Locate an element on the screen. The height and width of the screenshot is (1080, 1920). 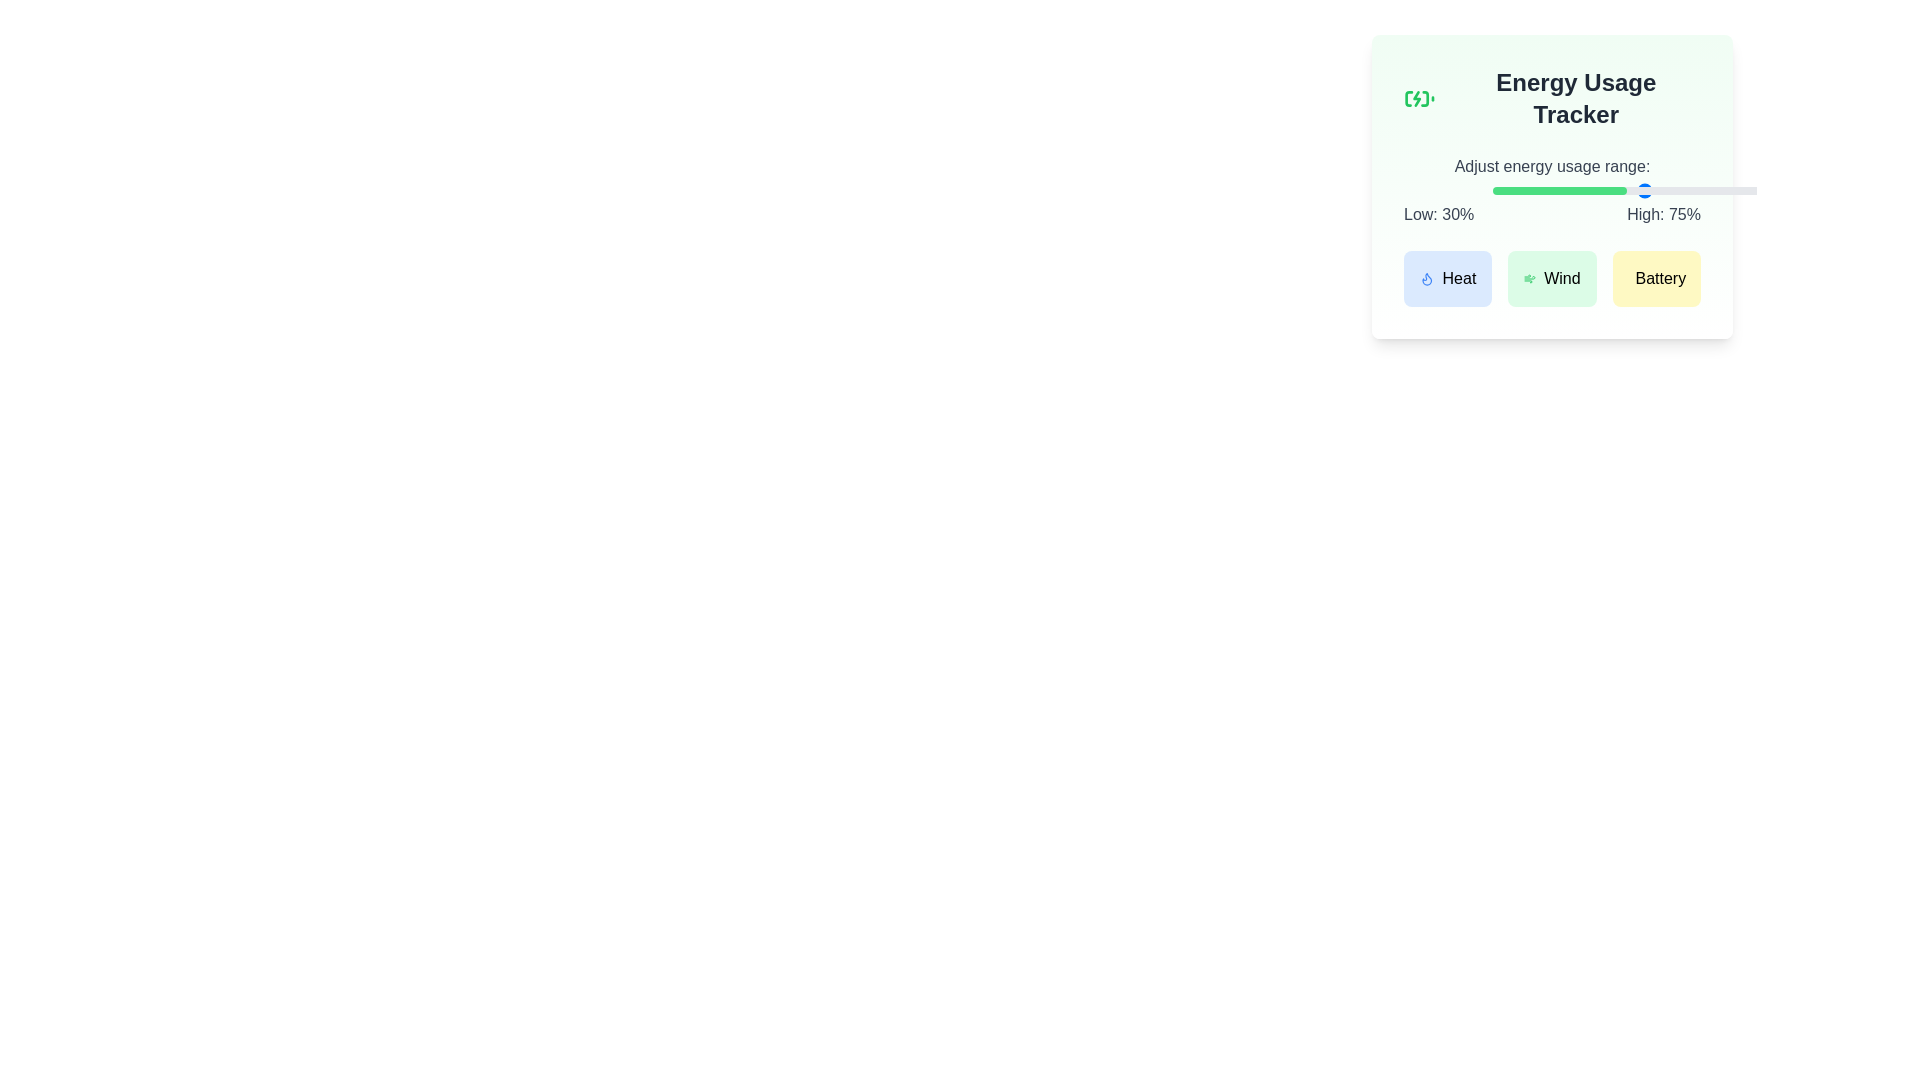
the green wind icon located to the left of the text 'Wind' in the middle button of the set labeled 'Heat', 'Wind', and 'Battery' is located at coordinates (1529, 278).